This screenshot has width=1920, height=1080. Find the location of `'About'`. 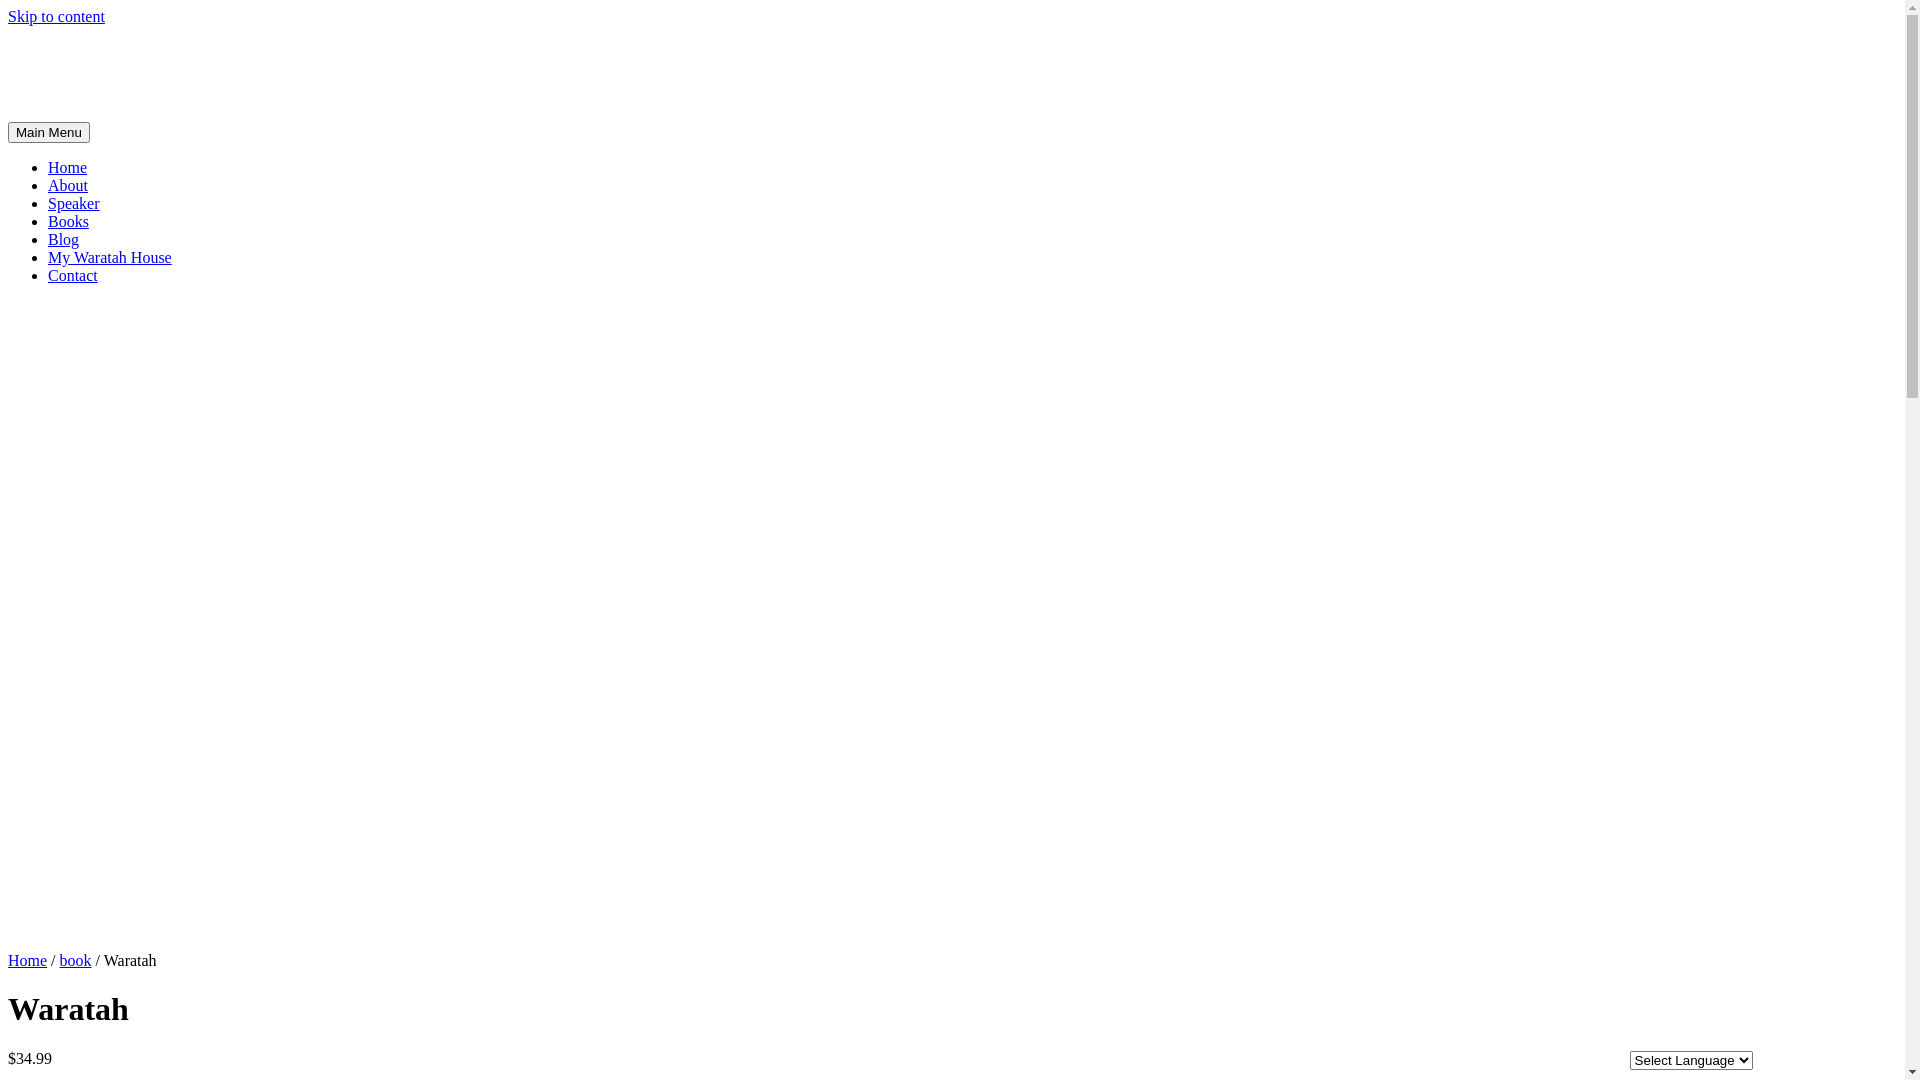

'About' is located at coordinates (67, 185).